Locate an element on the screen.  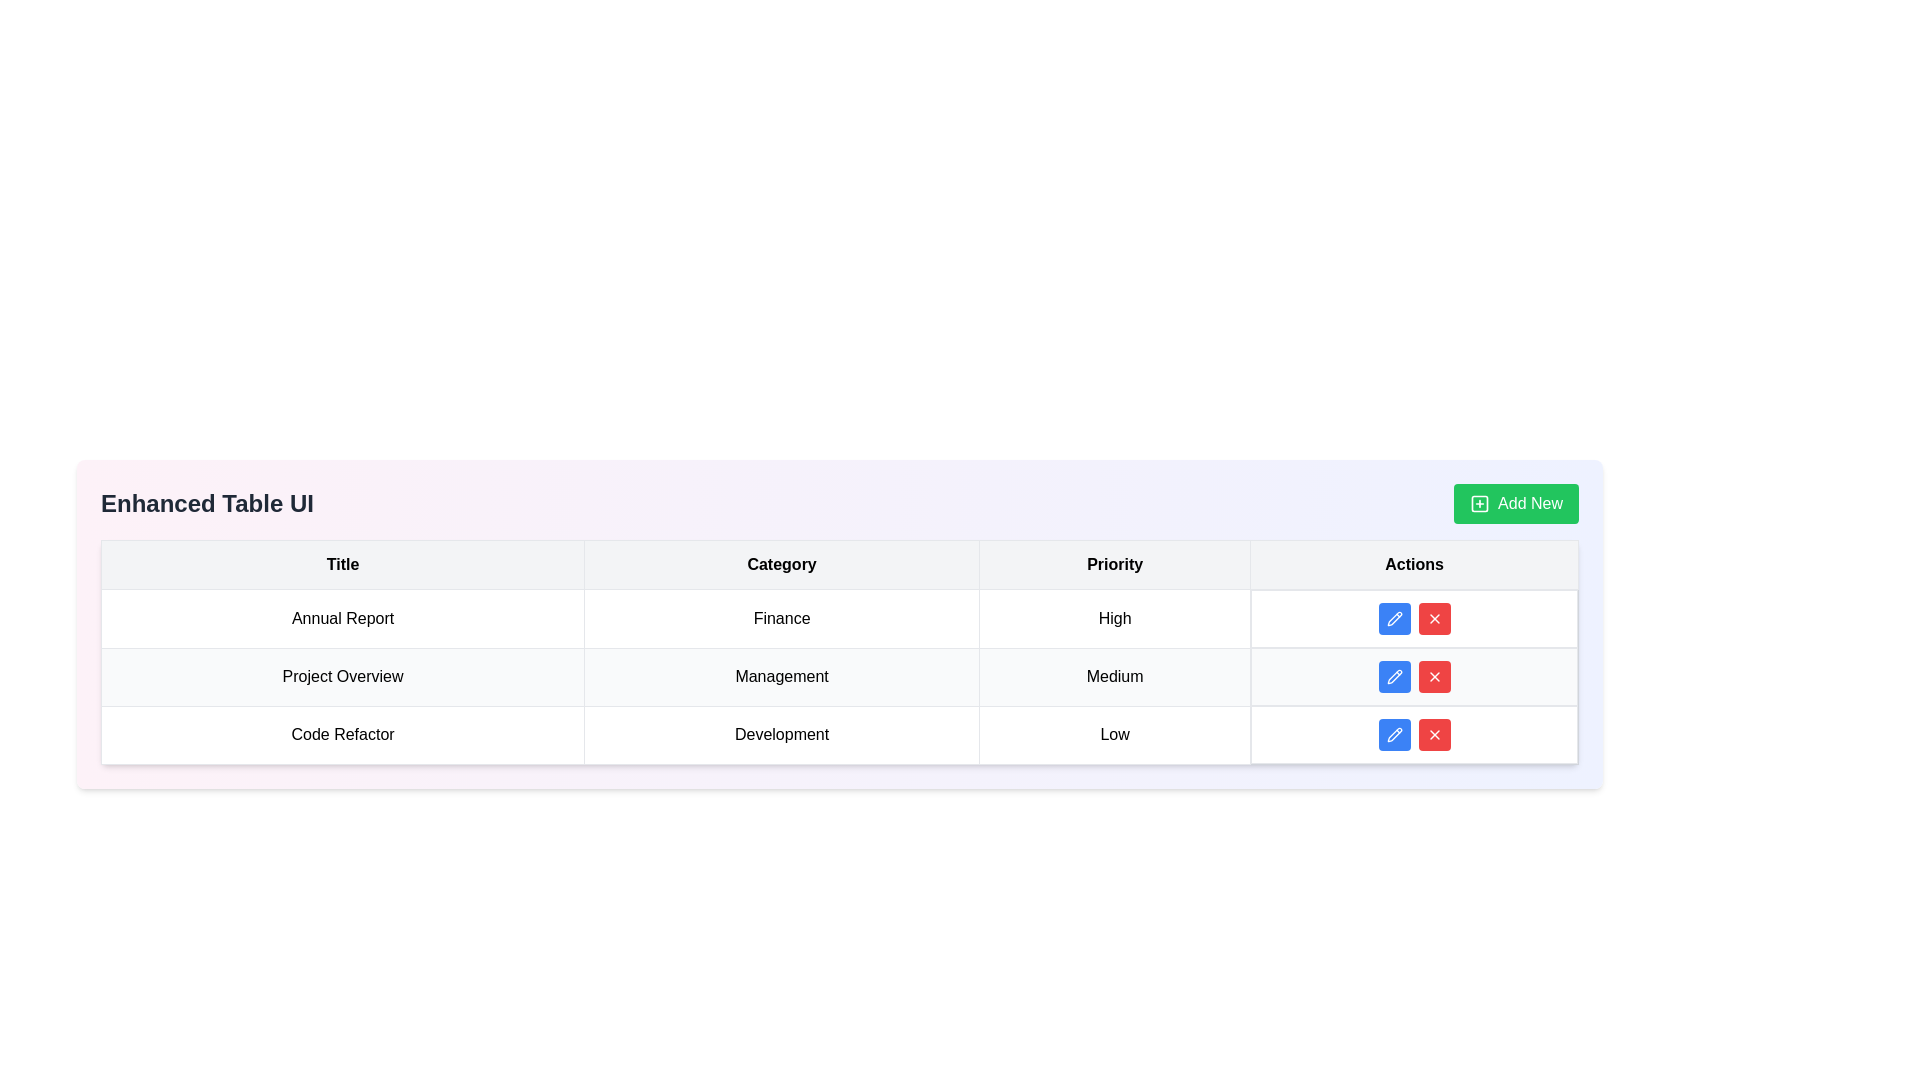
the text label in the second row under the 'Title' column is located at coordinates (343, 676).